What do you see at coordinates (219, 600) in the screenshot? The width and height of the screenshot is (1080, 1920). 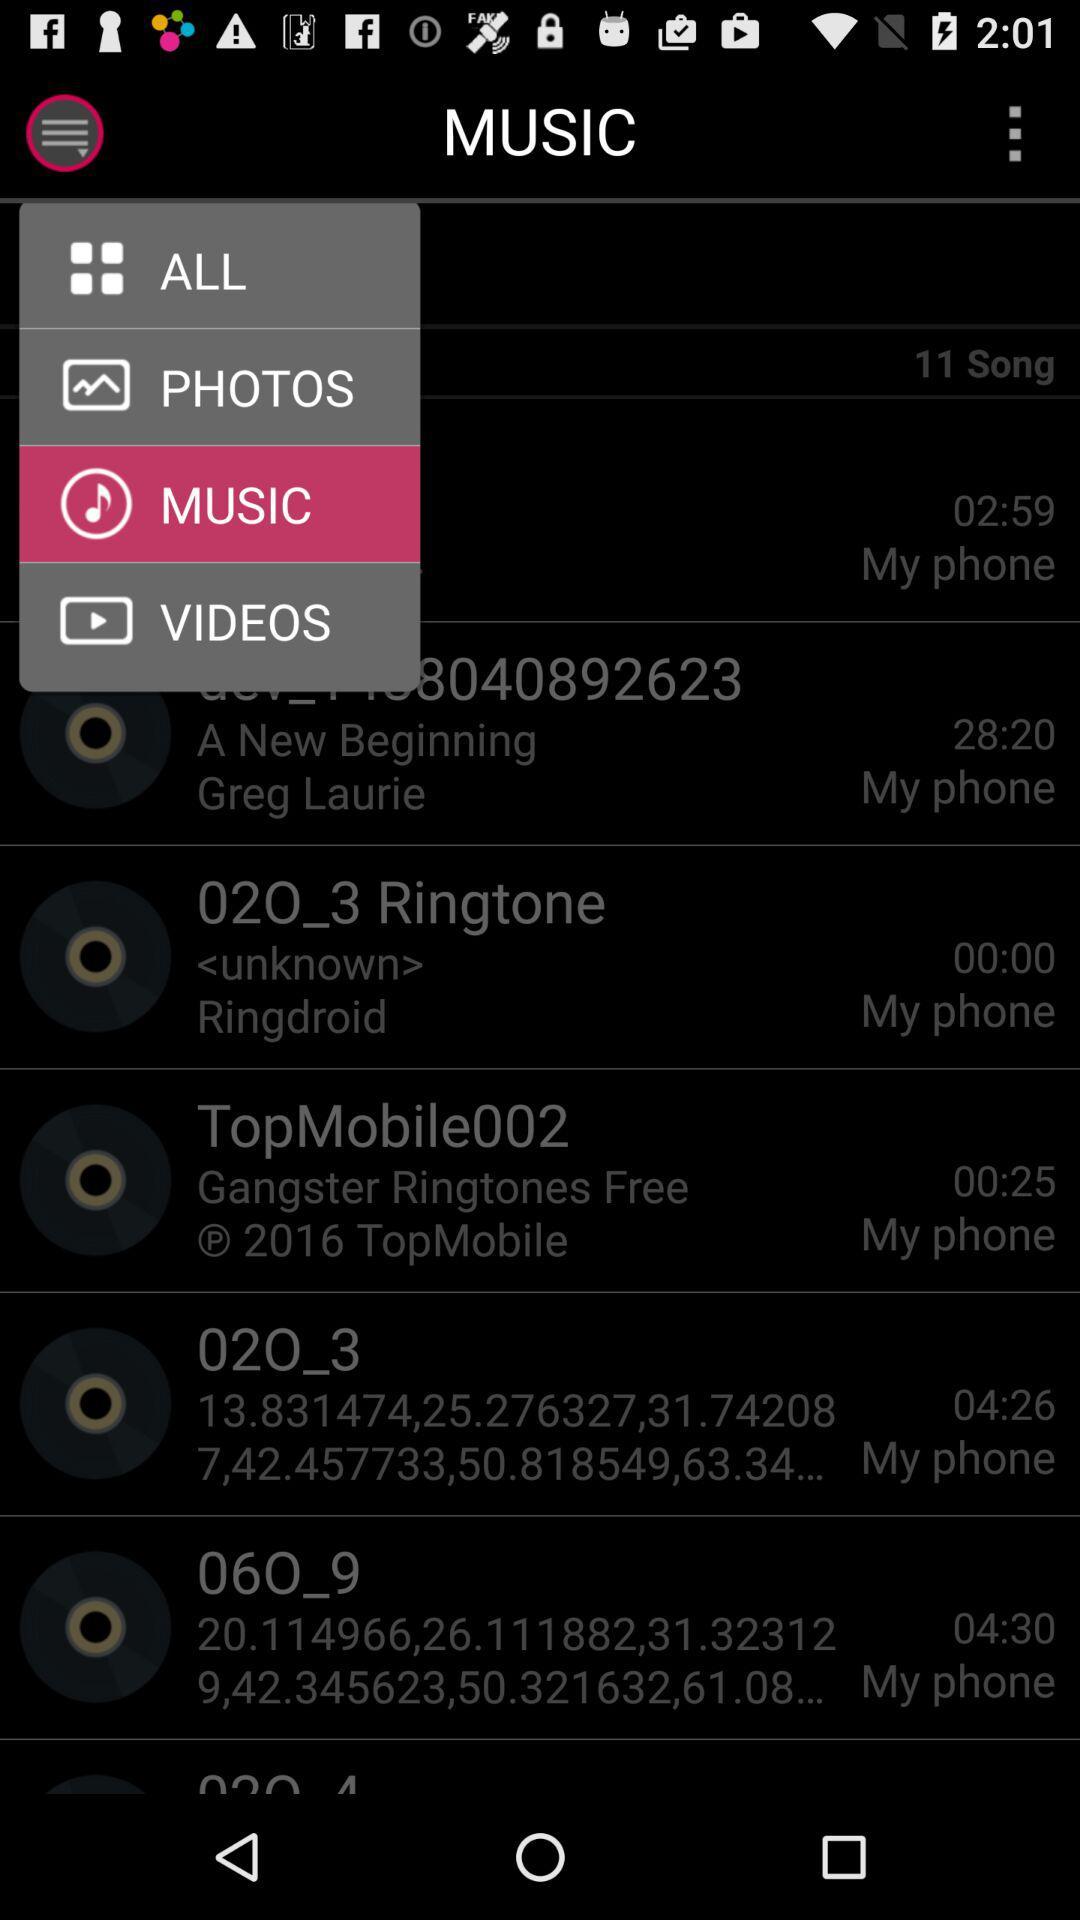 I see `the arrow_forward icon` at bounding box center [219, 600].